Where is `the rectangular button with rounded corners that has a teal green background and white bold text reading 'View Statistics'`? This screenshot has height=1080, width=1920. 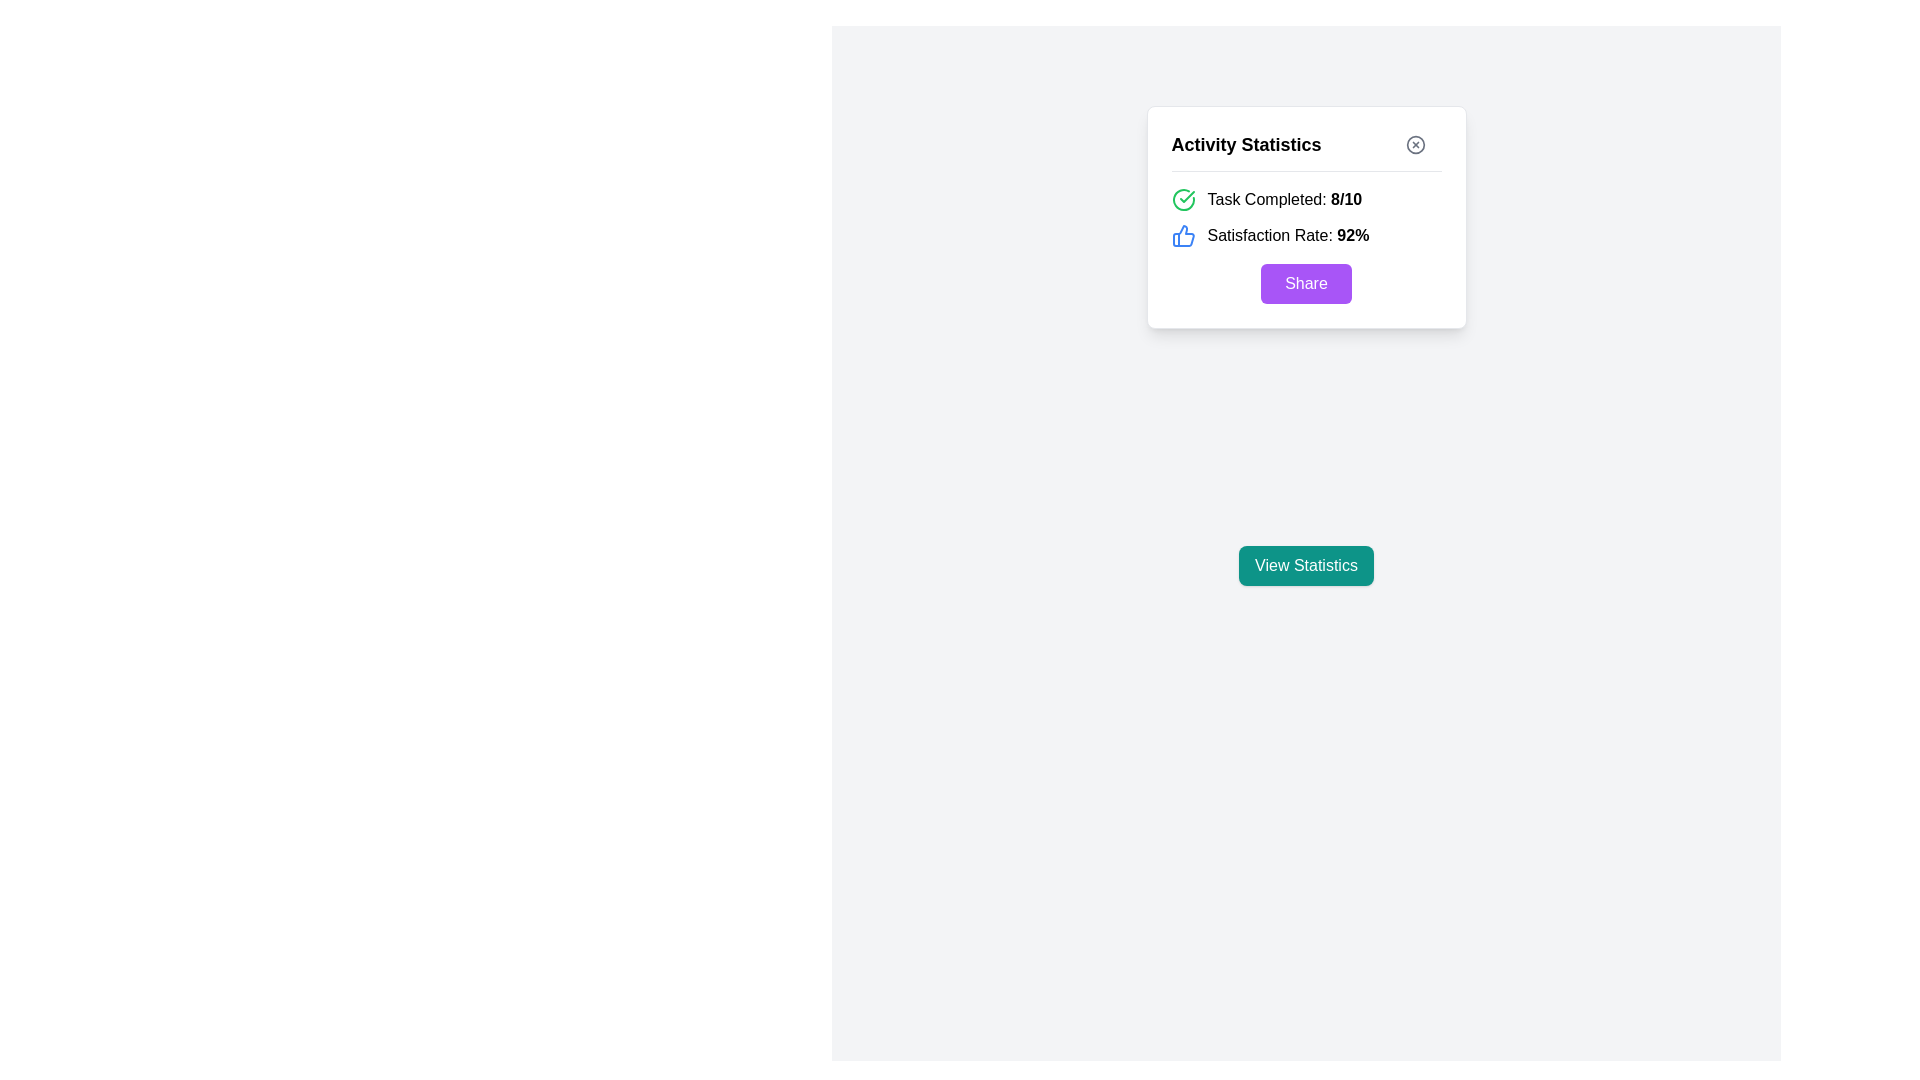
the rectangular button with rounded corners that has a teal green background and white bold text reading 'View Statistics' is located at coordinates (1306, 566).